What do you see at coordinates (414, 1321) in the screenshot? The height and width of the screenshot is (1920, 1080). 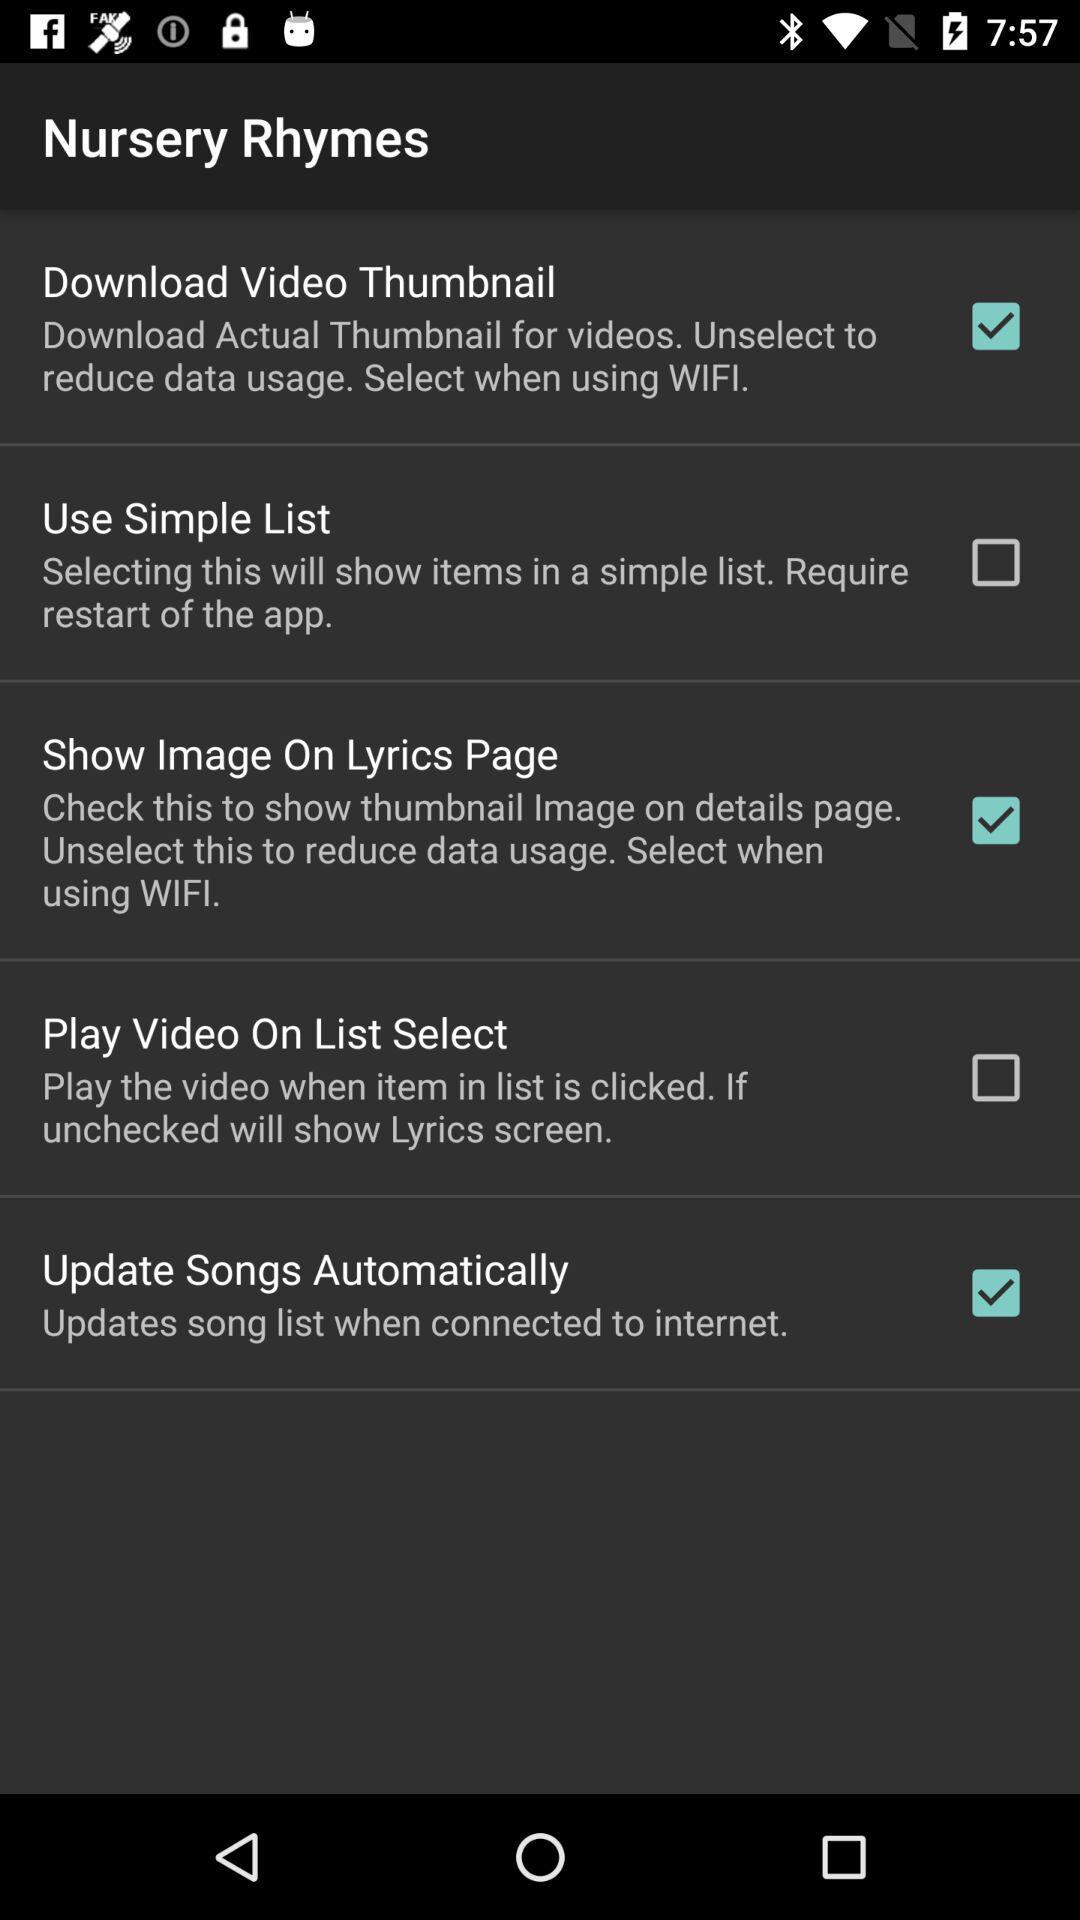 I see `updates song list icon` at bounding box center [414, 1321].